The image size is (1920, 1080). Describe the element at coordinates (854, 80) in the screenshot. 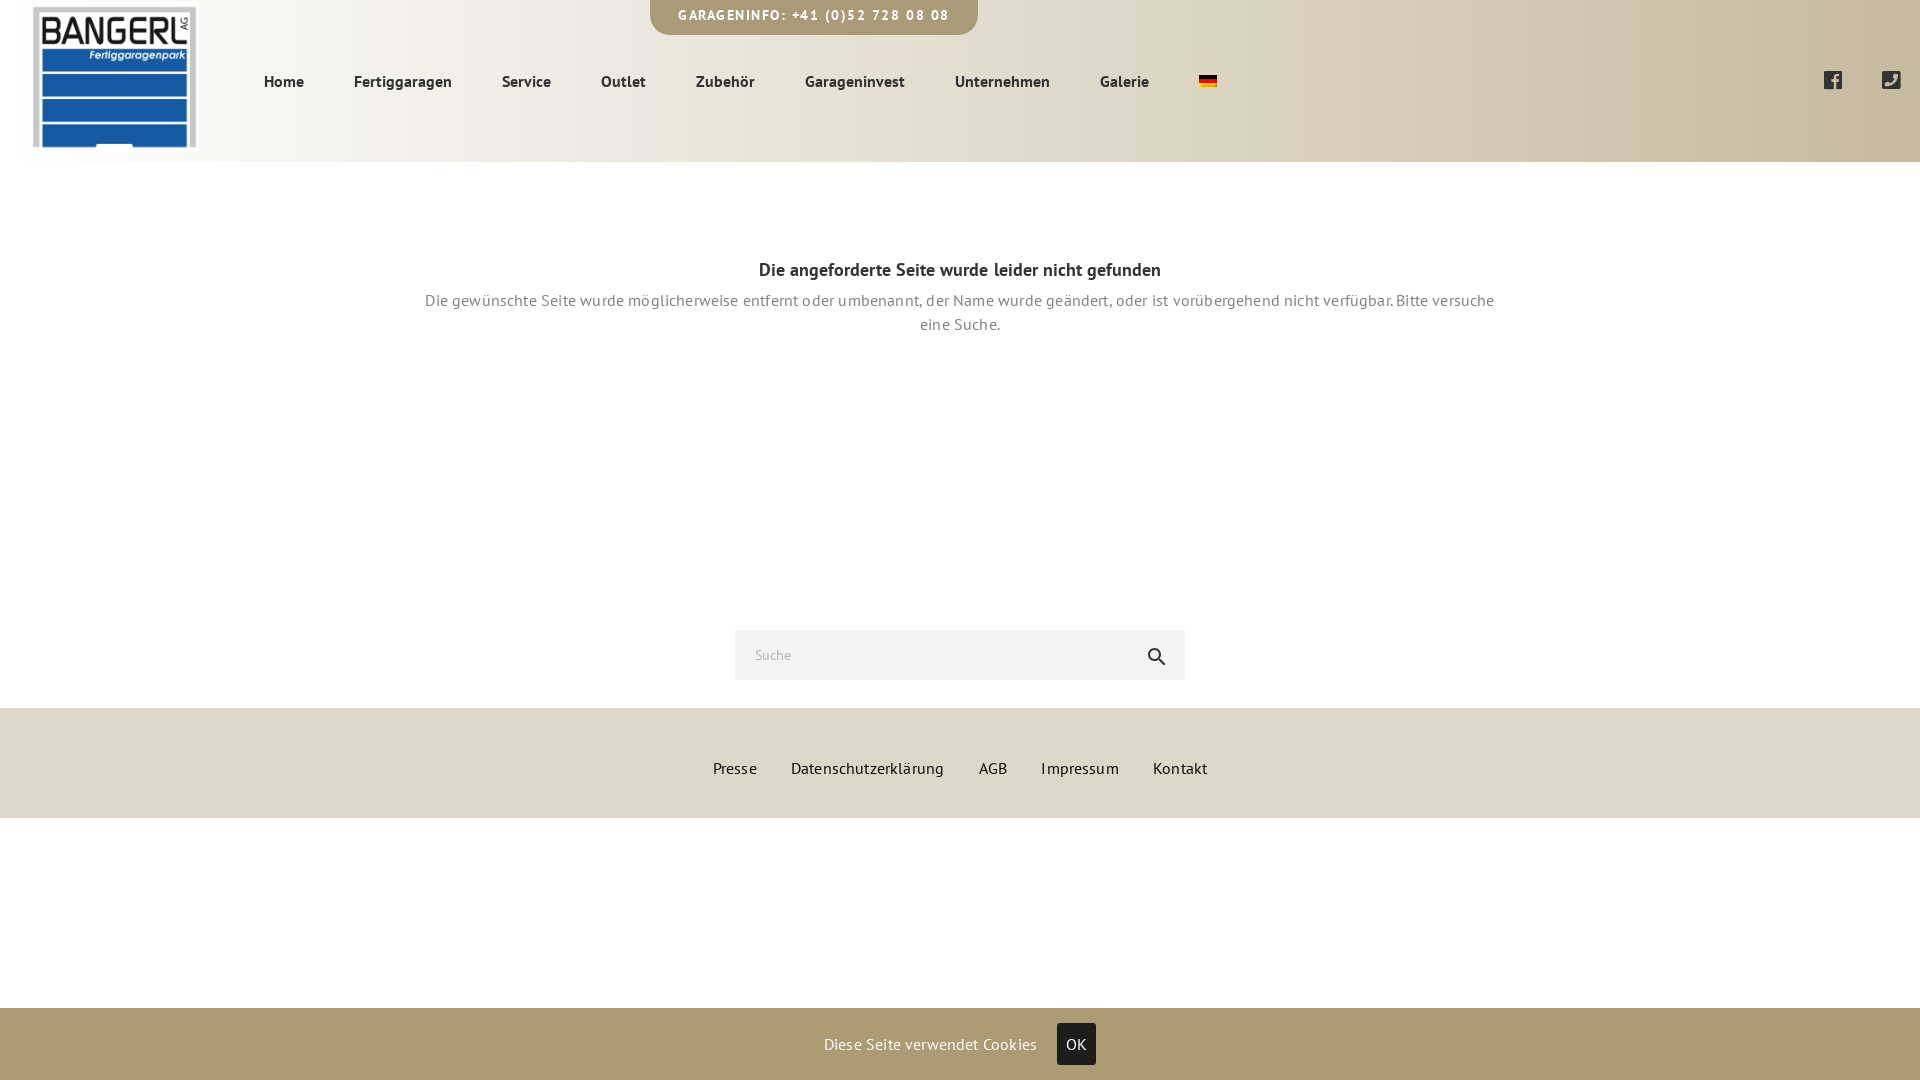

I see `'Garageninvest'` at that location.